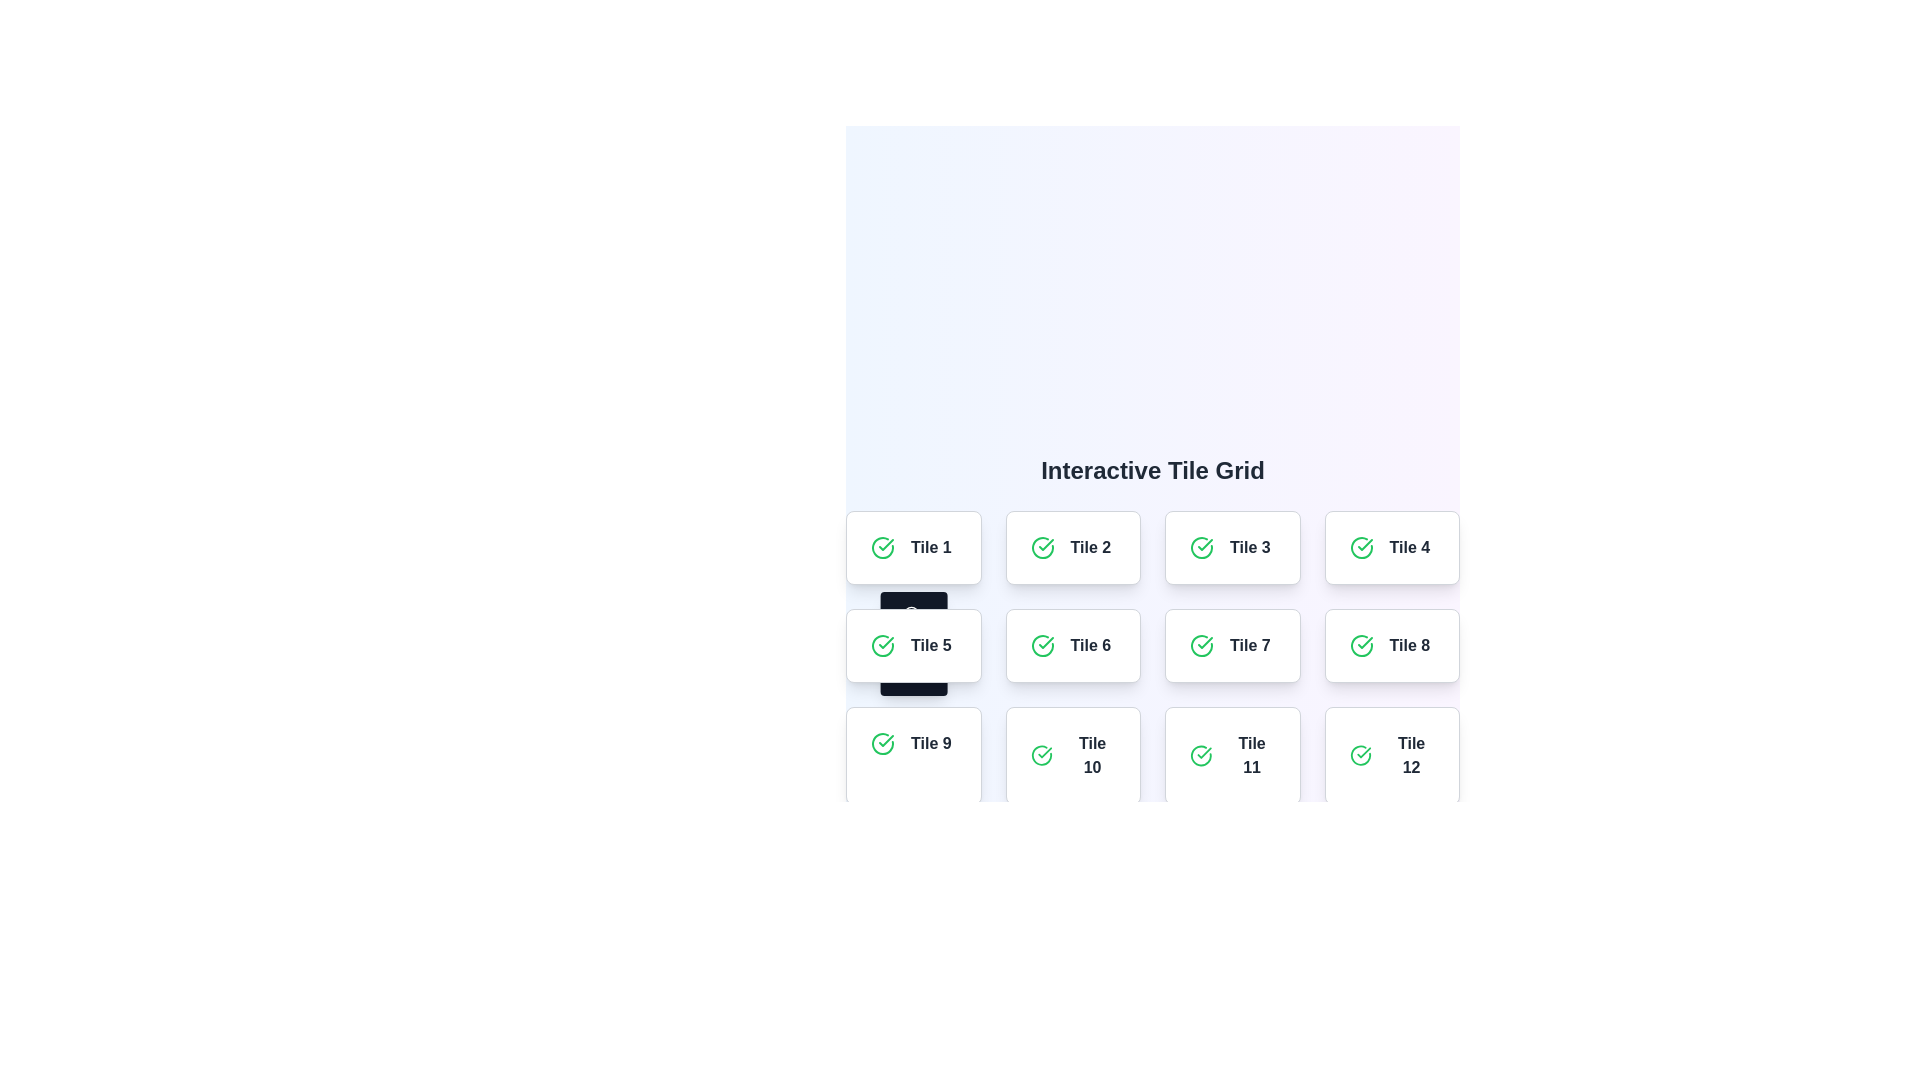  What do you see at coordinates (882, 744) in the screenshot?
I see `the circular checkmark icon that indicates a successful or completed action, located in the ninth tile of the third row in the interactive grid` at bounding box center [882, 744].